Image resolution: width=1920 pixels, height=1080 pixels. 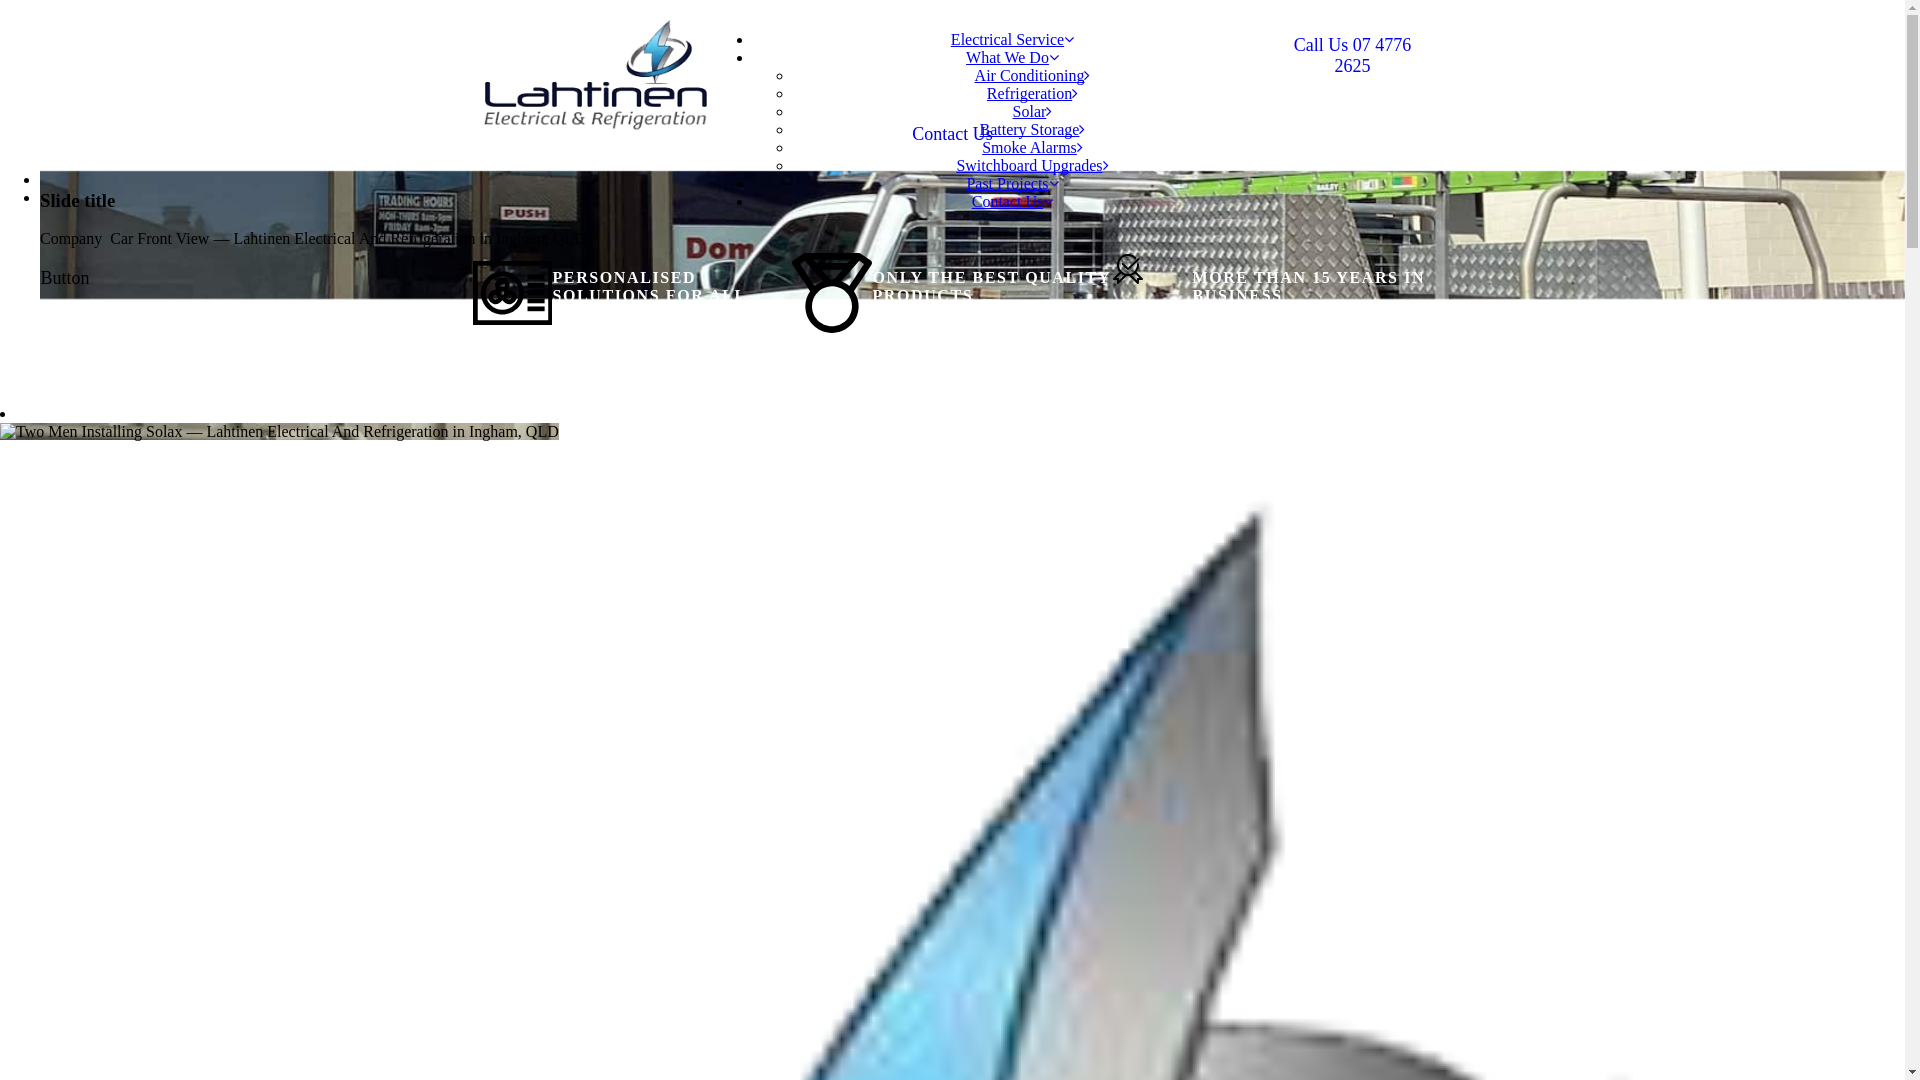 I want to click on 'Call Us 07 4776 2625', so click(x=1352, y=55).